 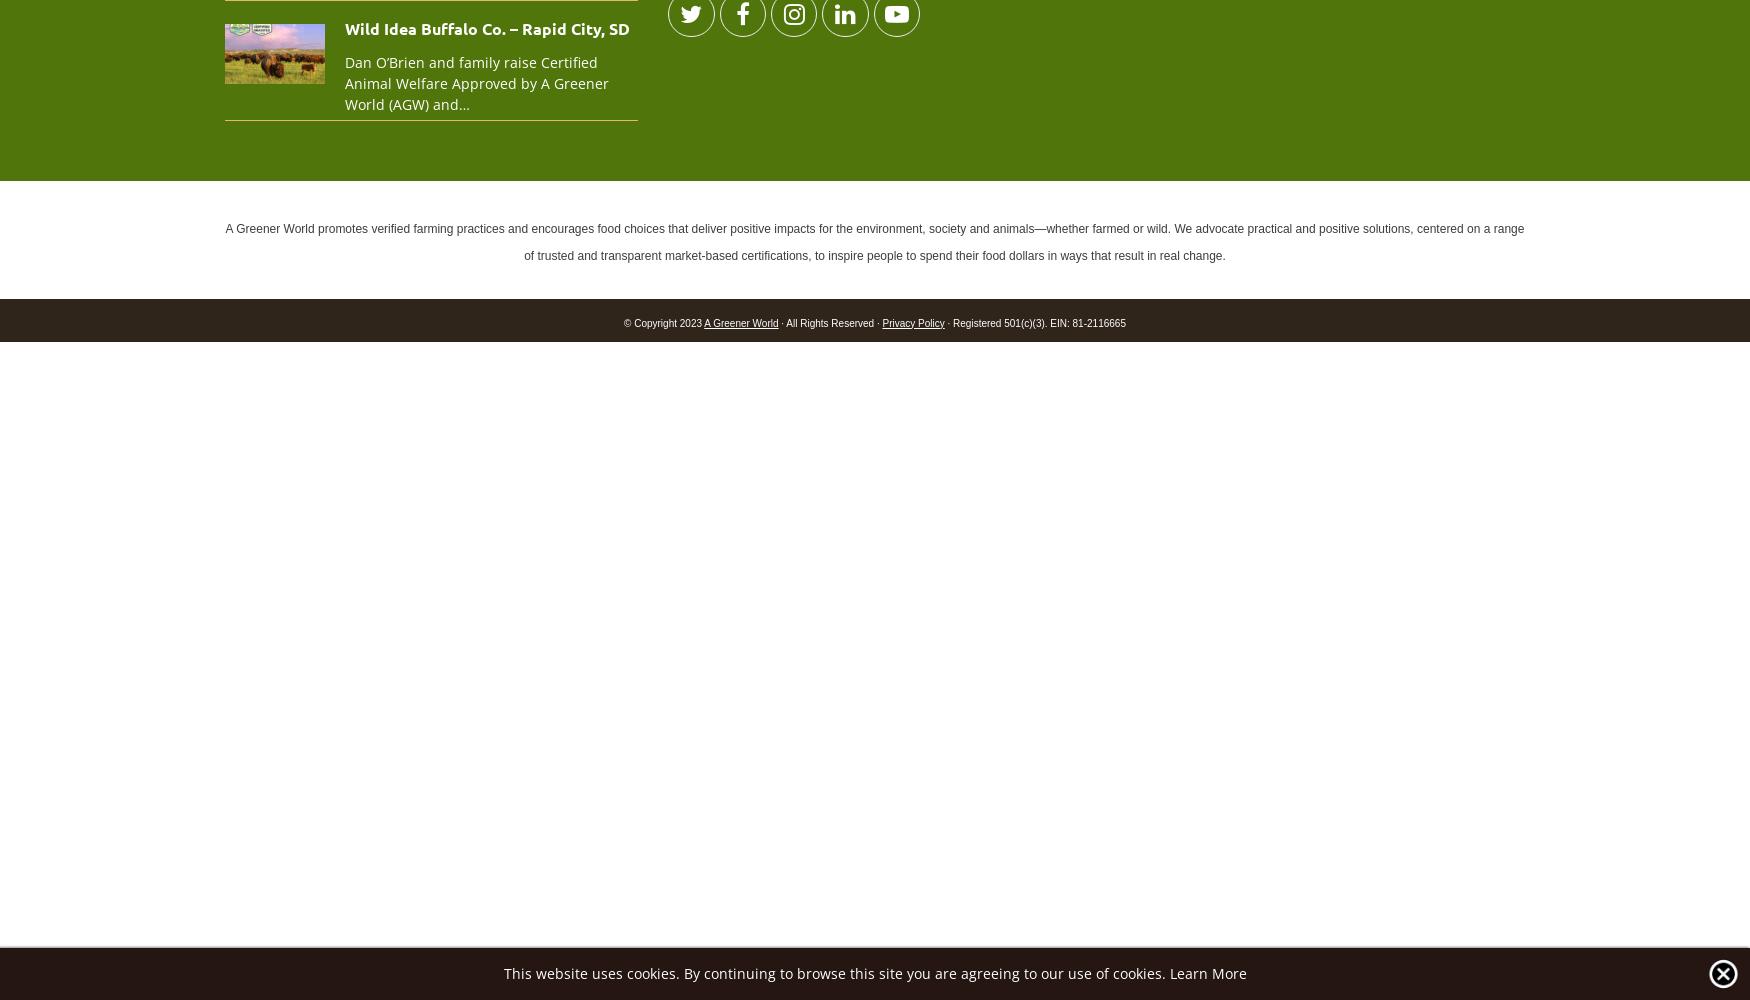 I want to click on 'Privacy Policy', so click(x=881, y=321).